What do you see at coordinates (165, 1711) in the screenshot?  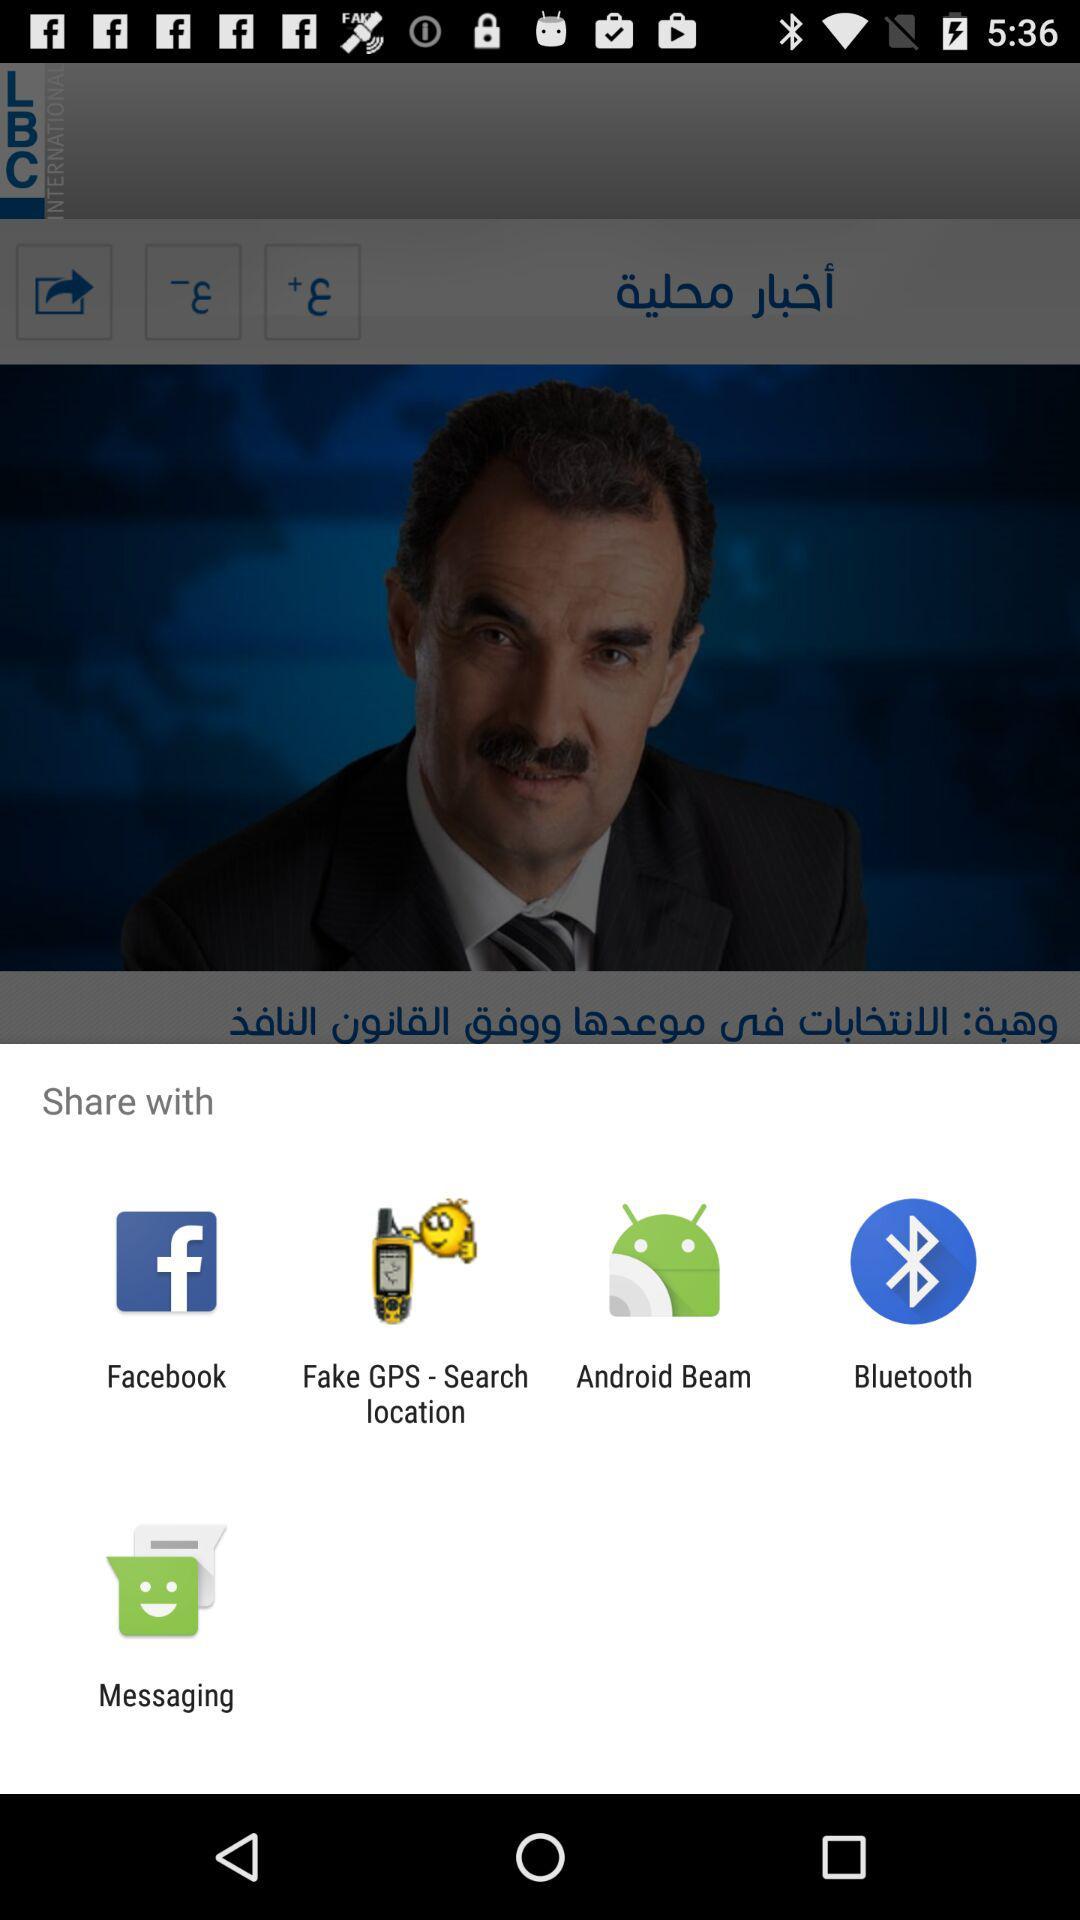 I see `messaging item` at bounding box center [165, 1711].